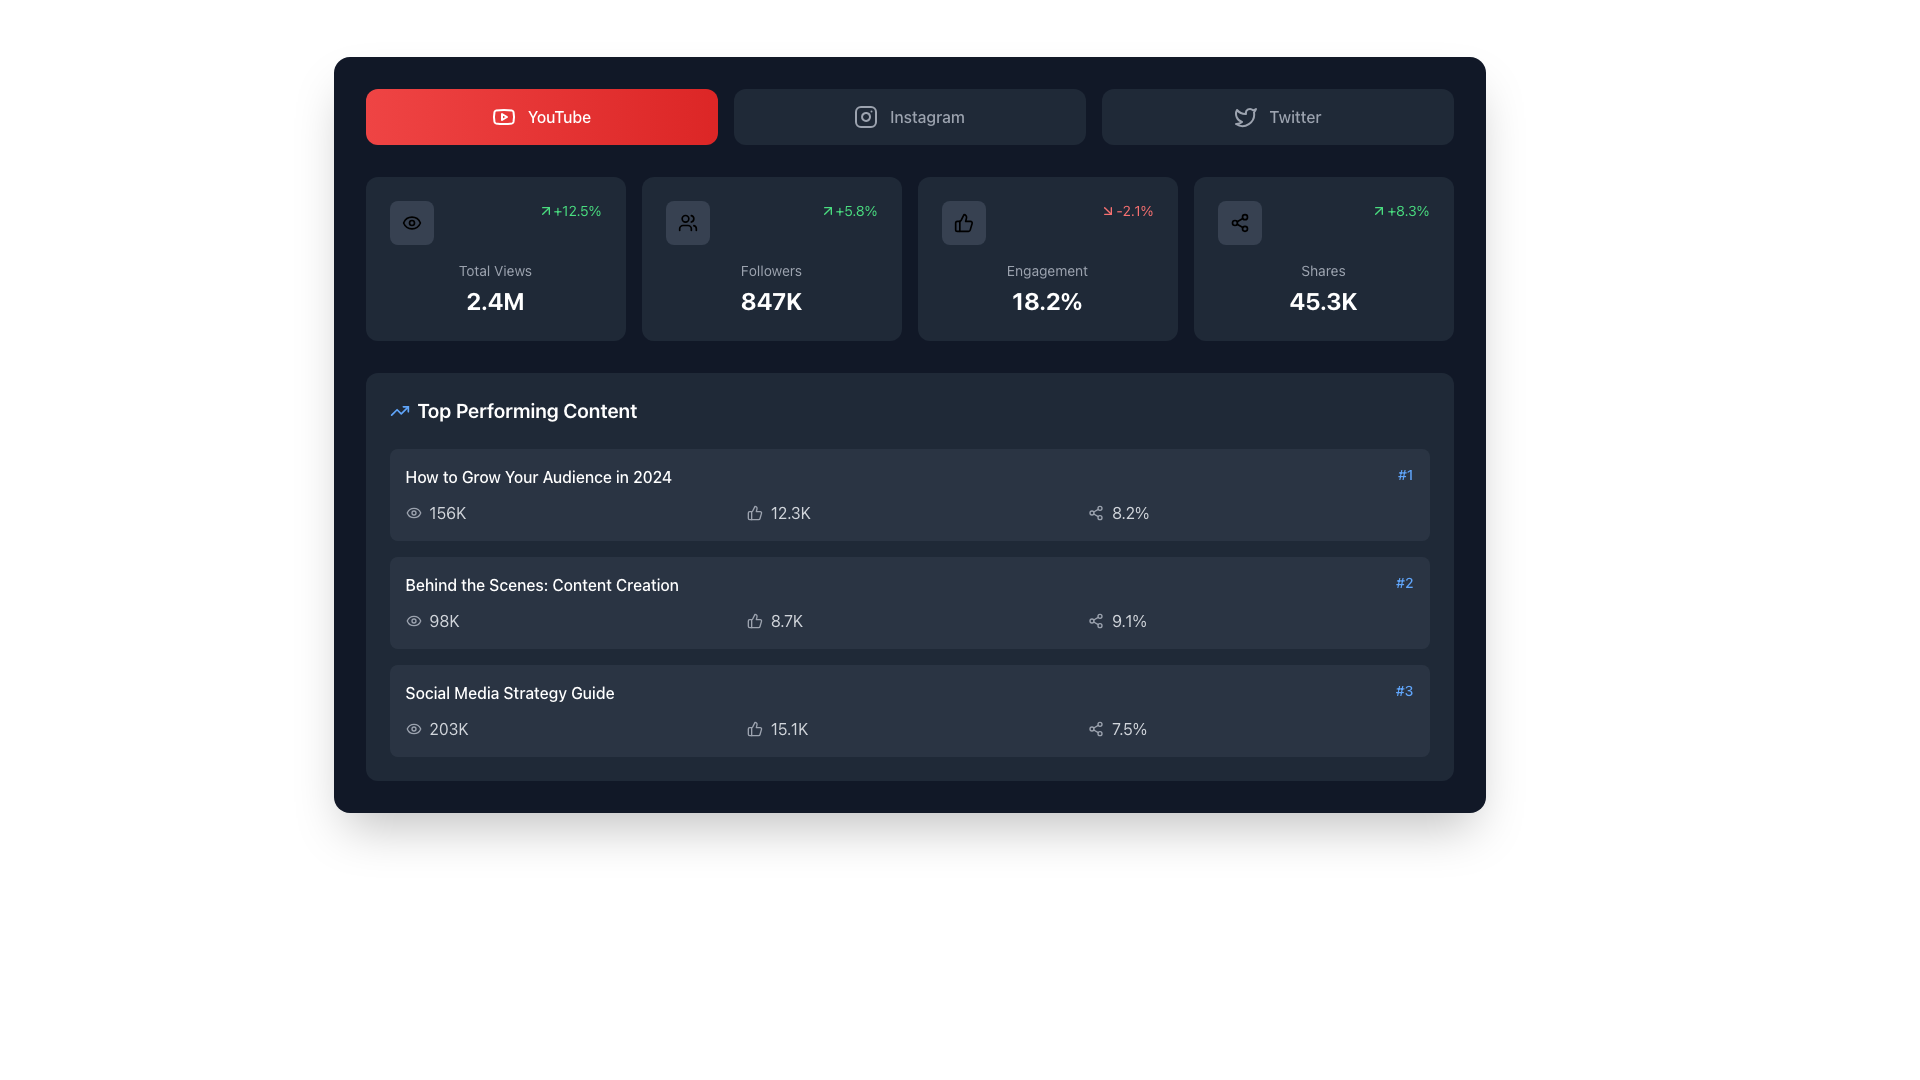 Image resolution: width=1920 pixels, height=1080 pixels. What do you see at coordinates (495, 270) in the screenshot?
I see `the 'Total Views' text label, which is styled in light gray against a dark background and indicates secondary information about view metrics` at bounding box center [495, 270].